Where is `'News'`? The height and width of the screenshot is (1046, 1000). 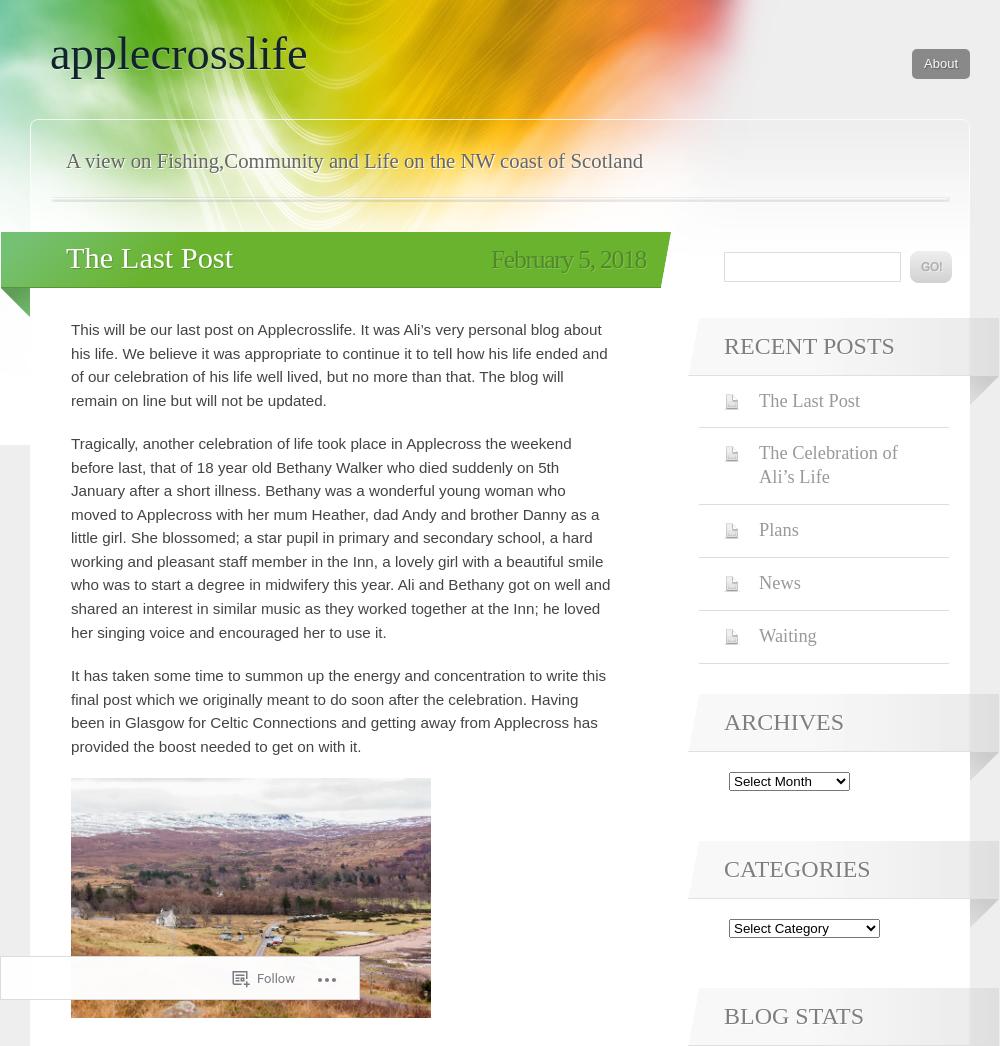
'News' is located at coordinates (779, 583).